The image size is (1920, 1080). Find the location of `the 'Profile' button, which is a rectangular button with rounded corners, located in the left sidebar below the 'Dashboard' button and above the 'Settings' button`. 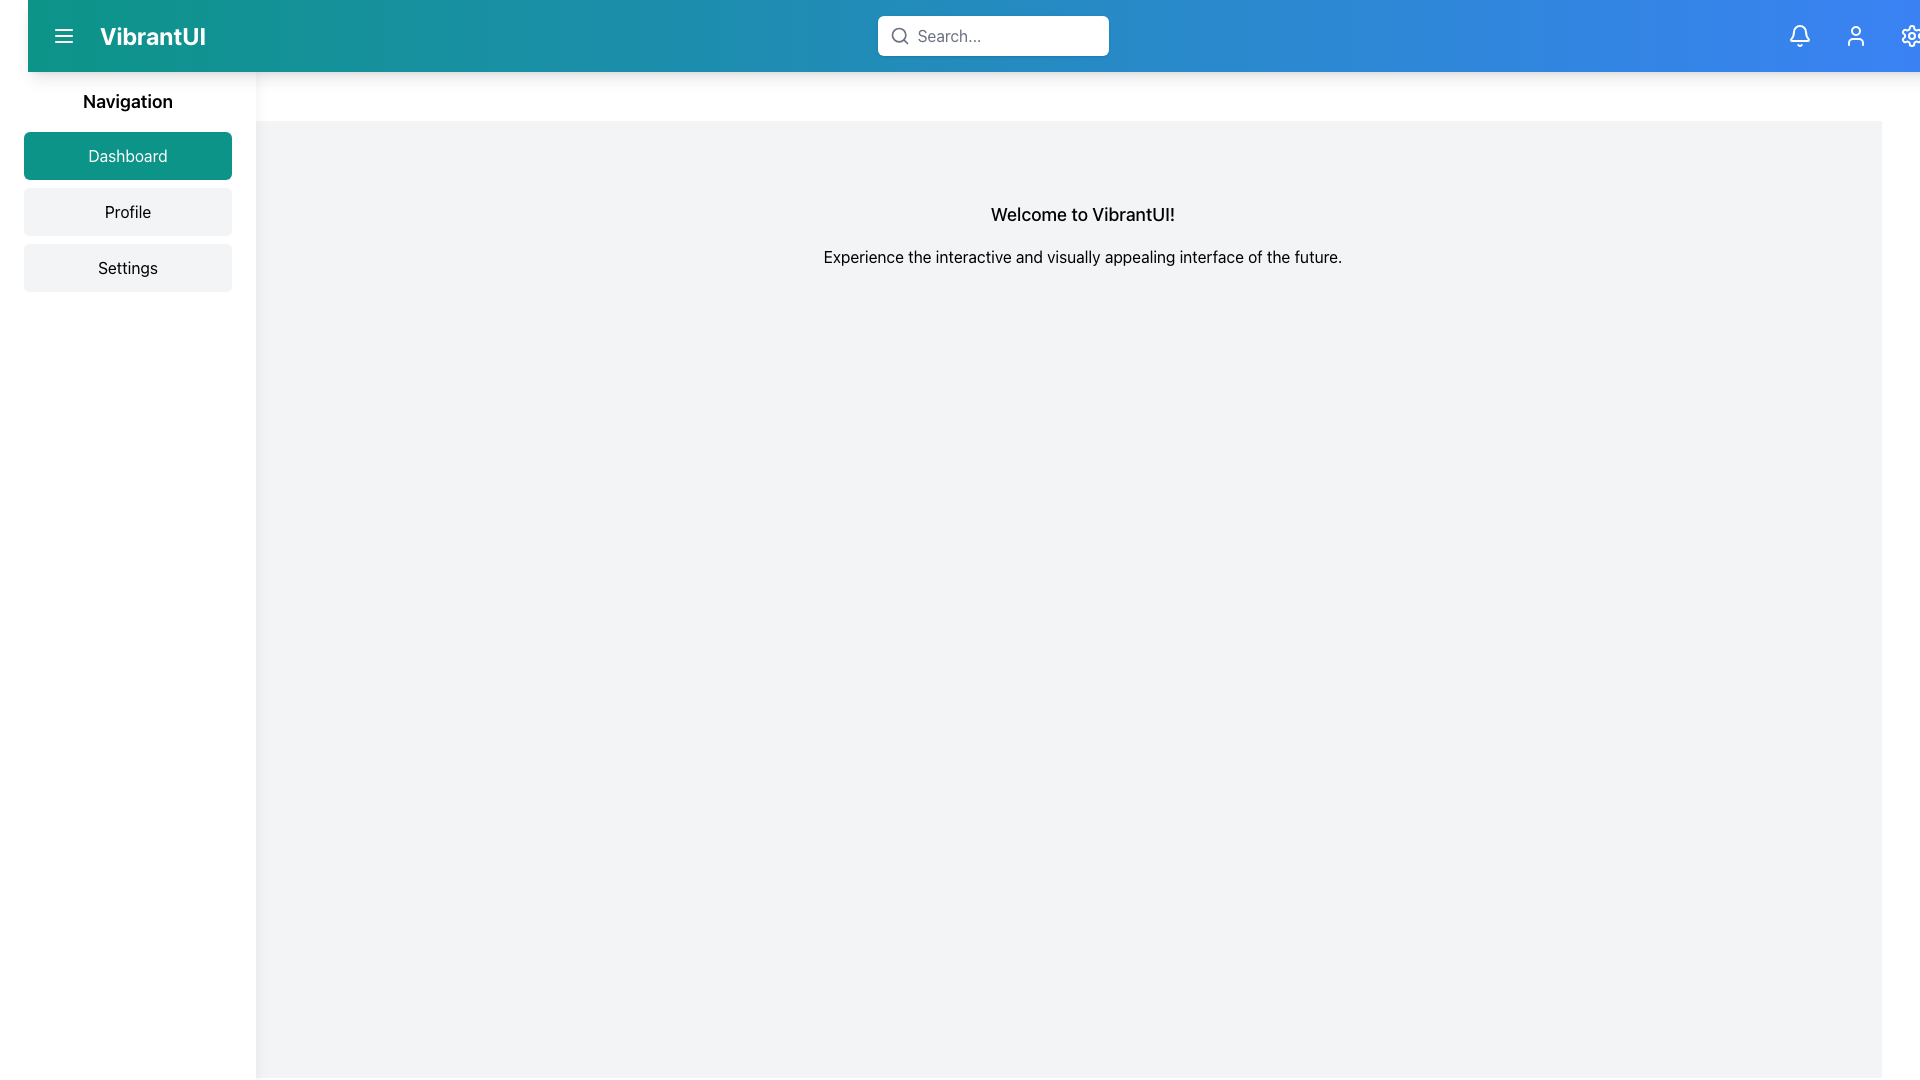

the 'Profile' button, which is a rectangular button with rounded corners, located in the left sidebar below the 'Dashboard' button and above the 'Settings' button is located at coordinates (127, 212).